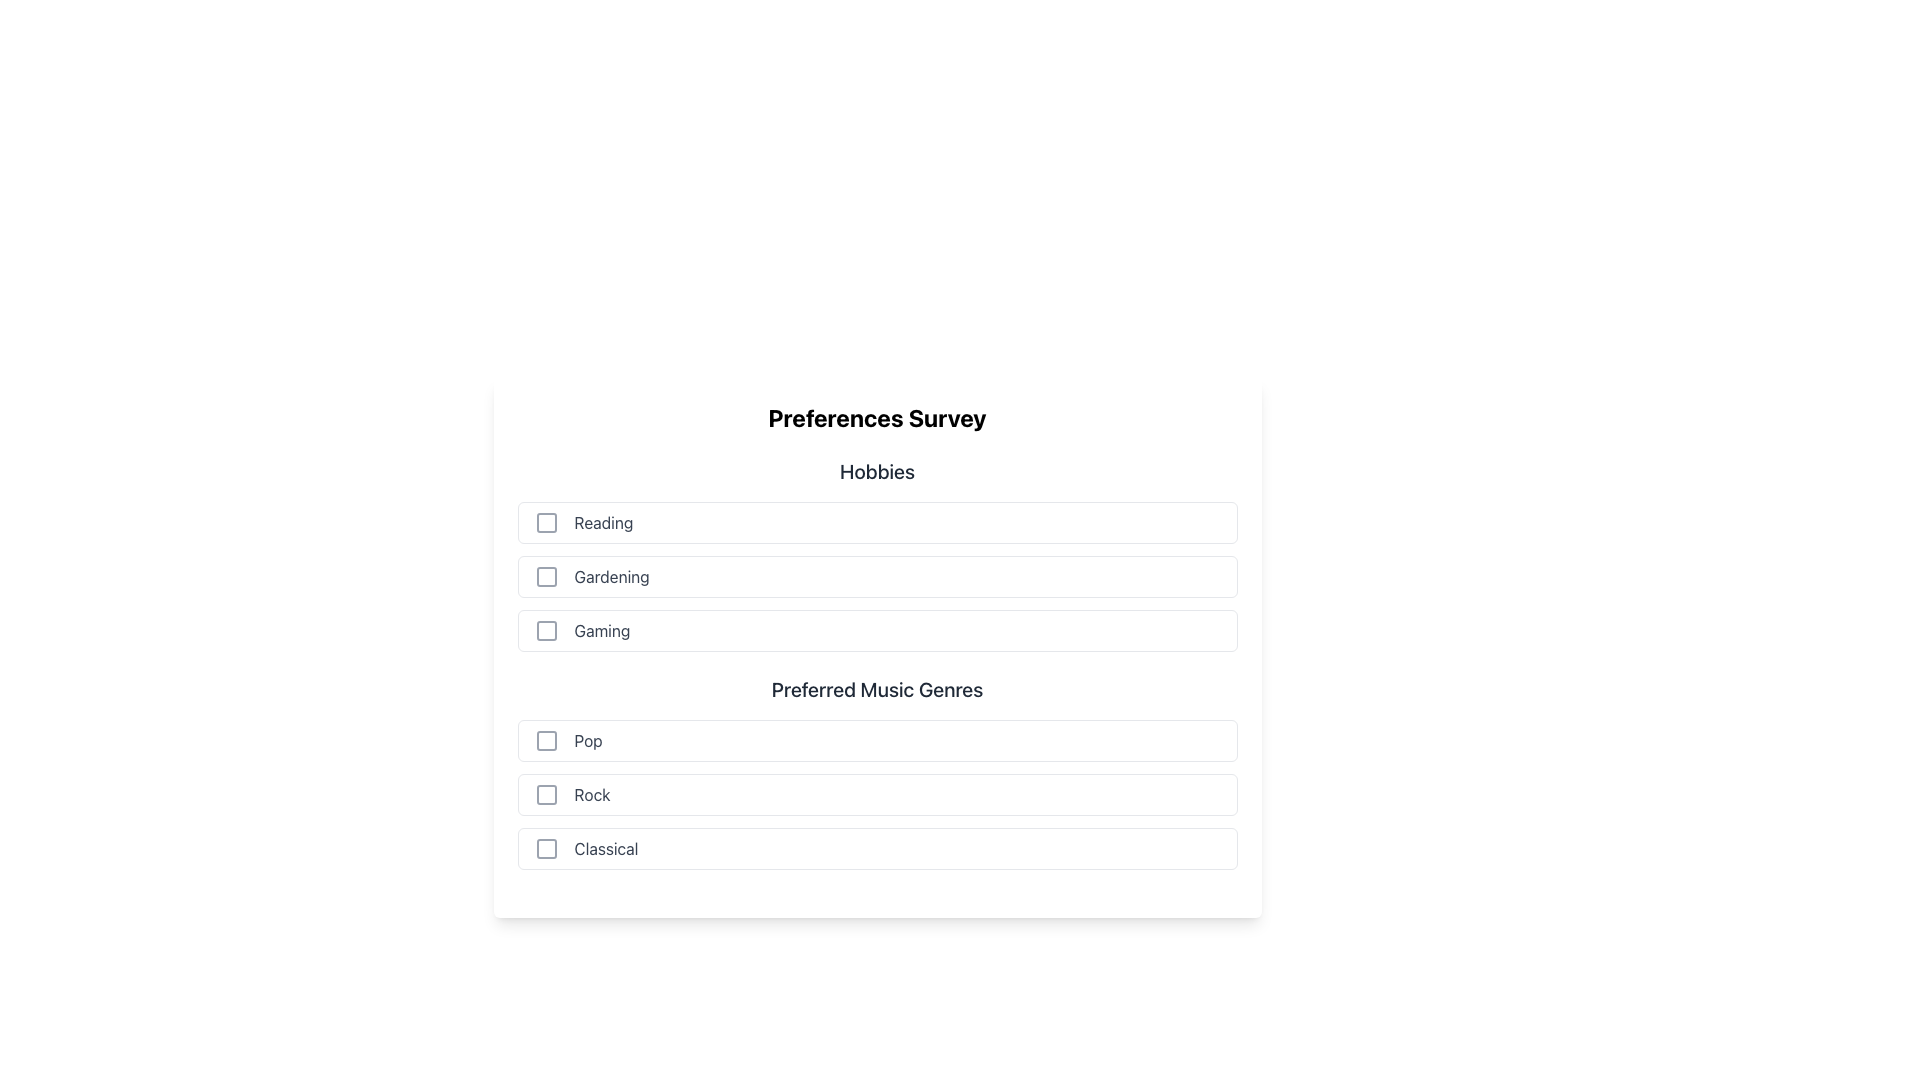  I want to click on the unselected checkbox for the 'Classical' genre in the 'Preferred Music Genres' section, so click(546, 848).